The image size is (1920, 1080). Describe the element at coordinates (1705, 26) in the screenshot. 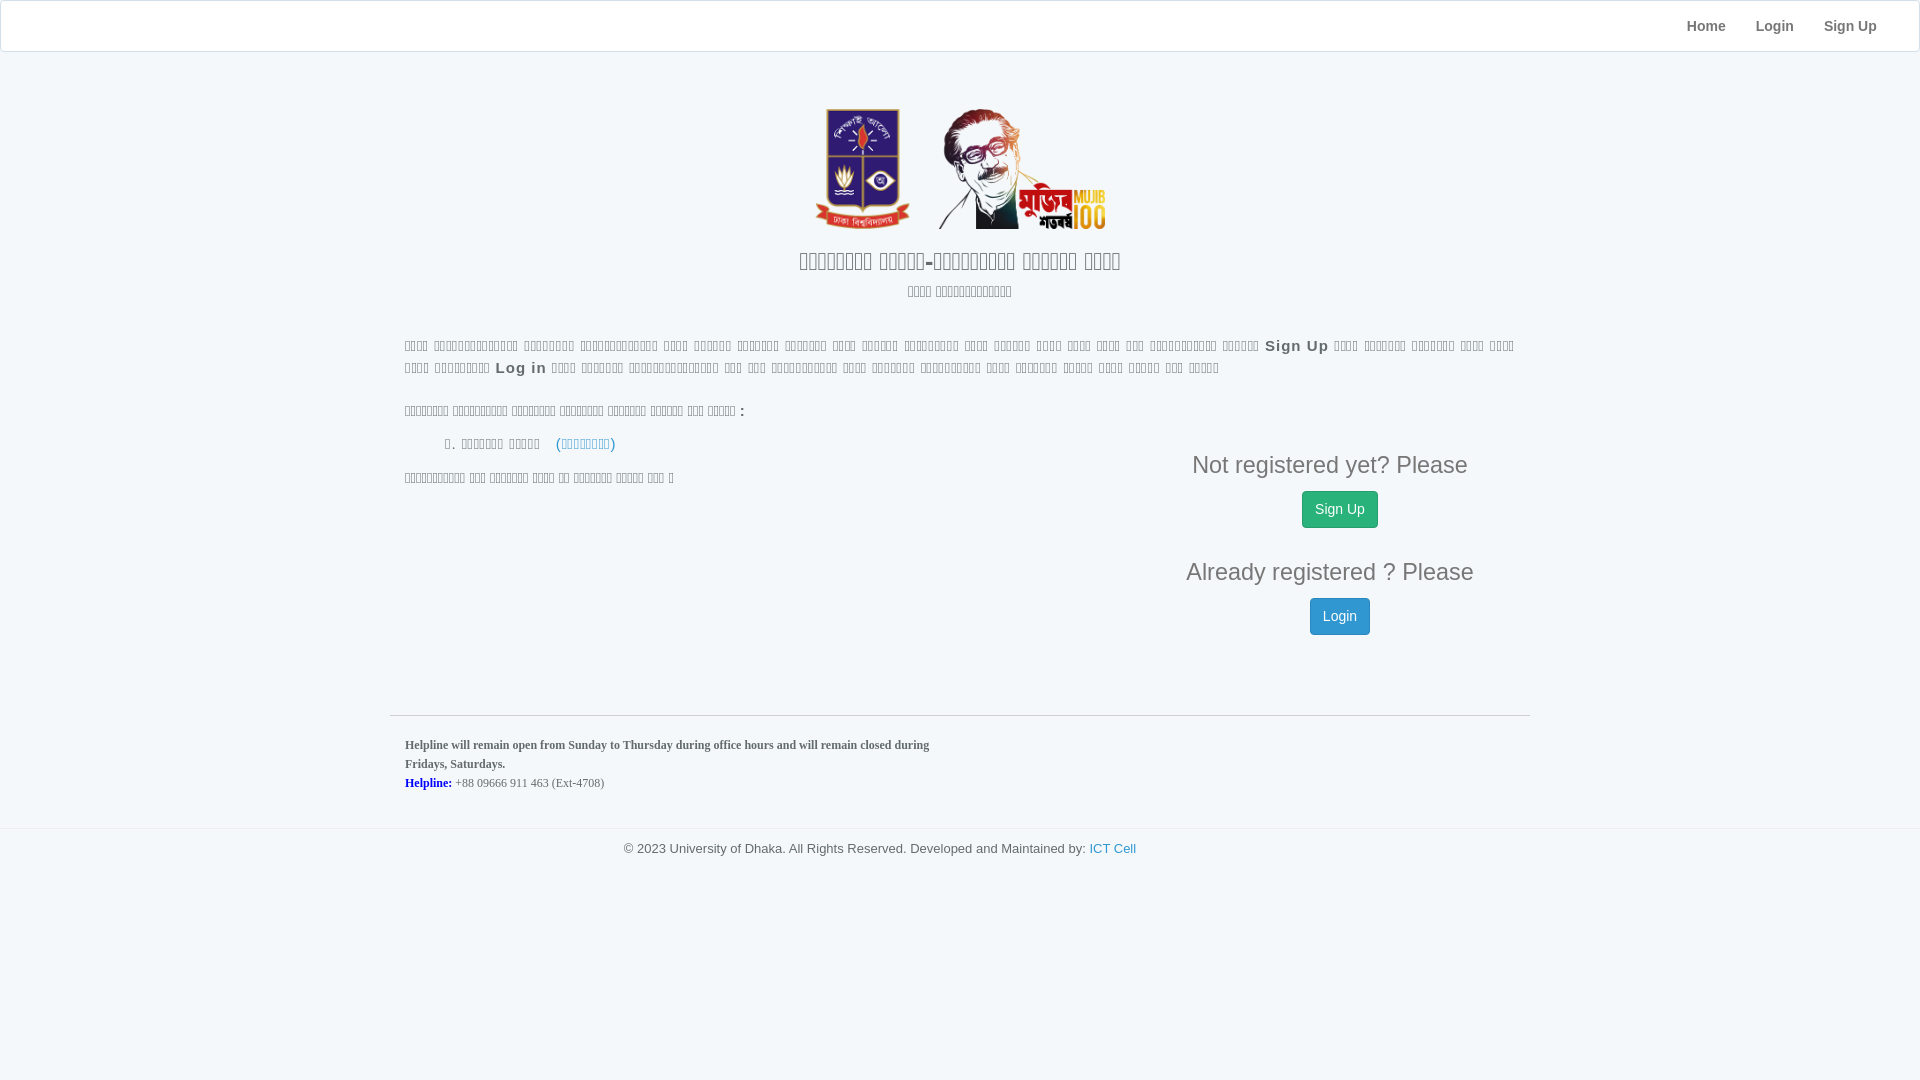

I see `'Home'` at that location.